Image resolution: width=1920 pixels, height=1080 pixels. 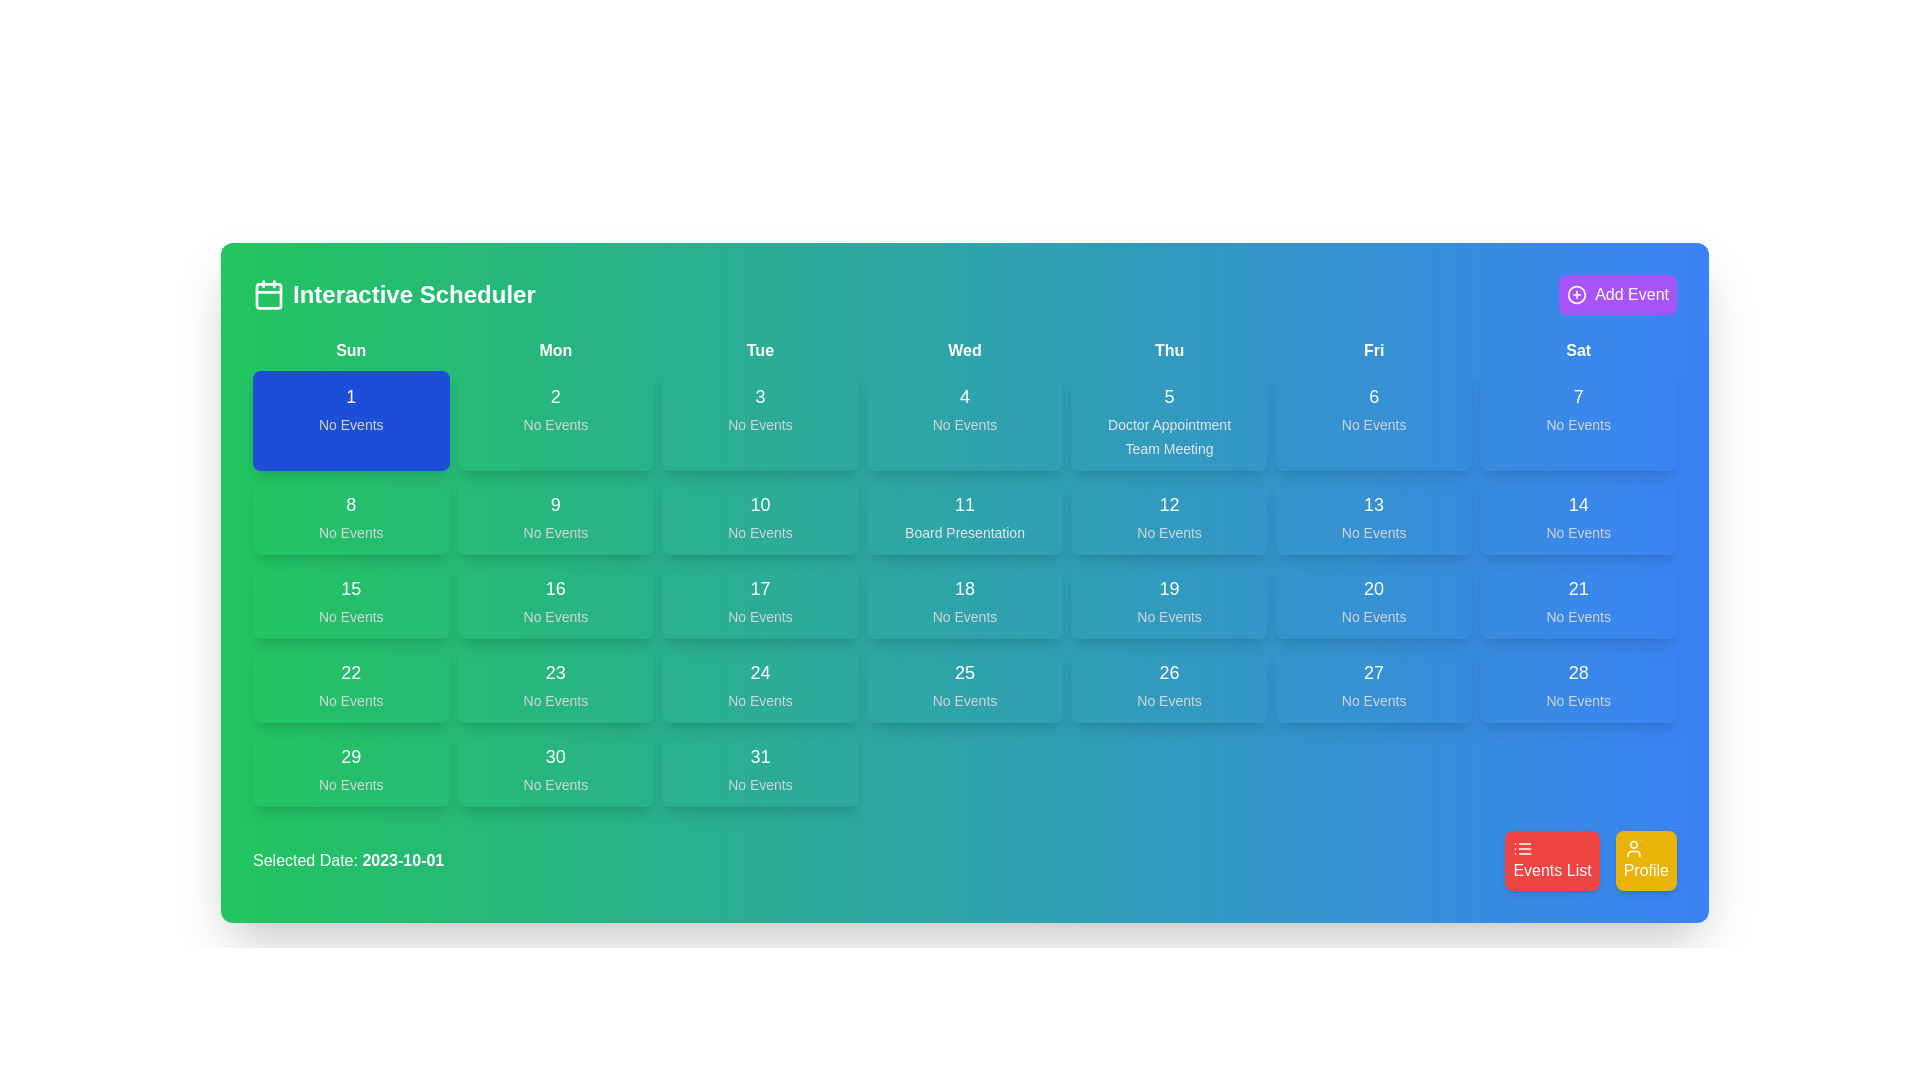 What do you see at coordinates (351, 588) in the screenshot?
I see `displayed text '15' from the Text Label that serves as a visual cue for users to identify a particular day in the calendar grid` at bounding box center [351, 588].